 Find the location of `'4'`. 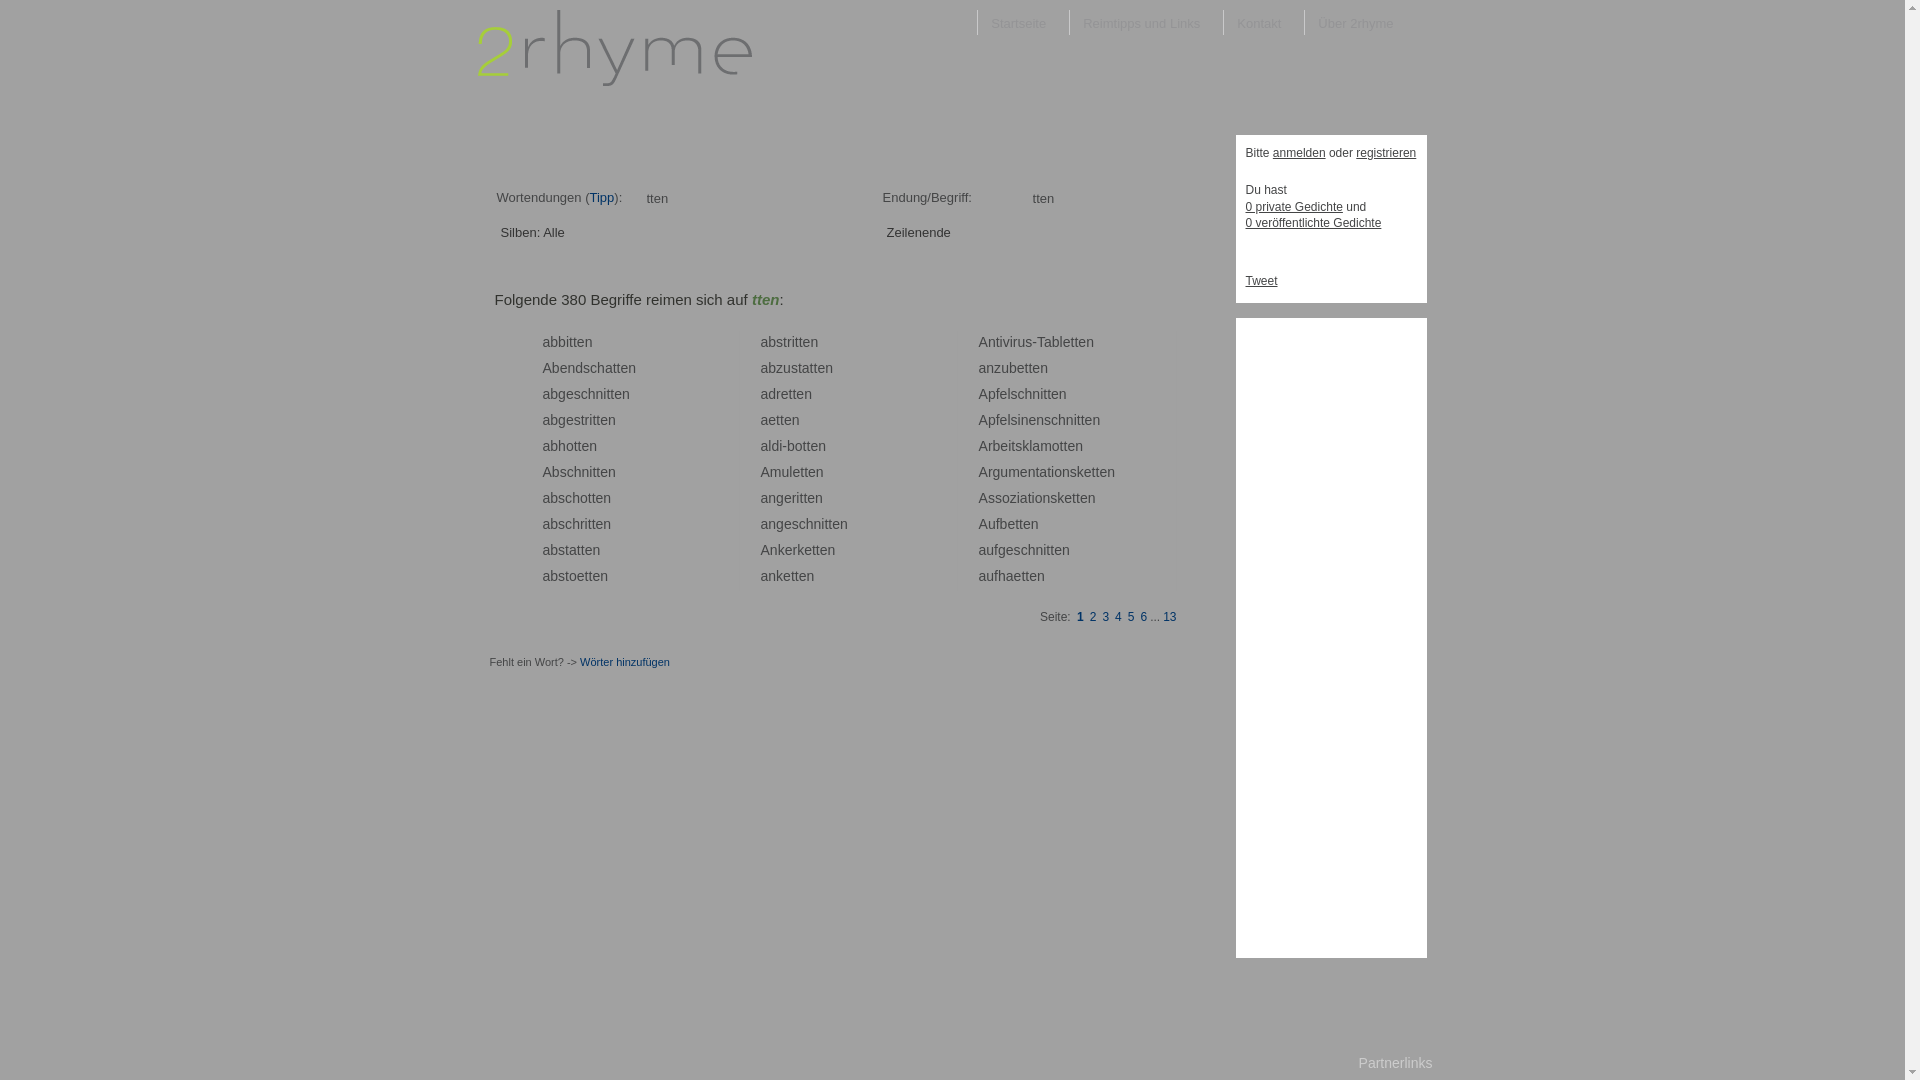

'4' is located at coordinates (1111, 616).